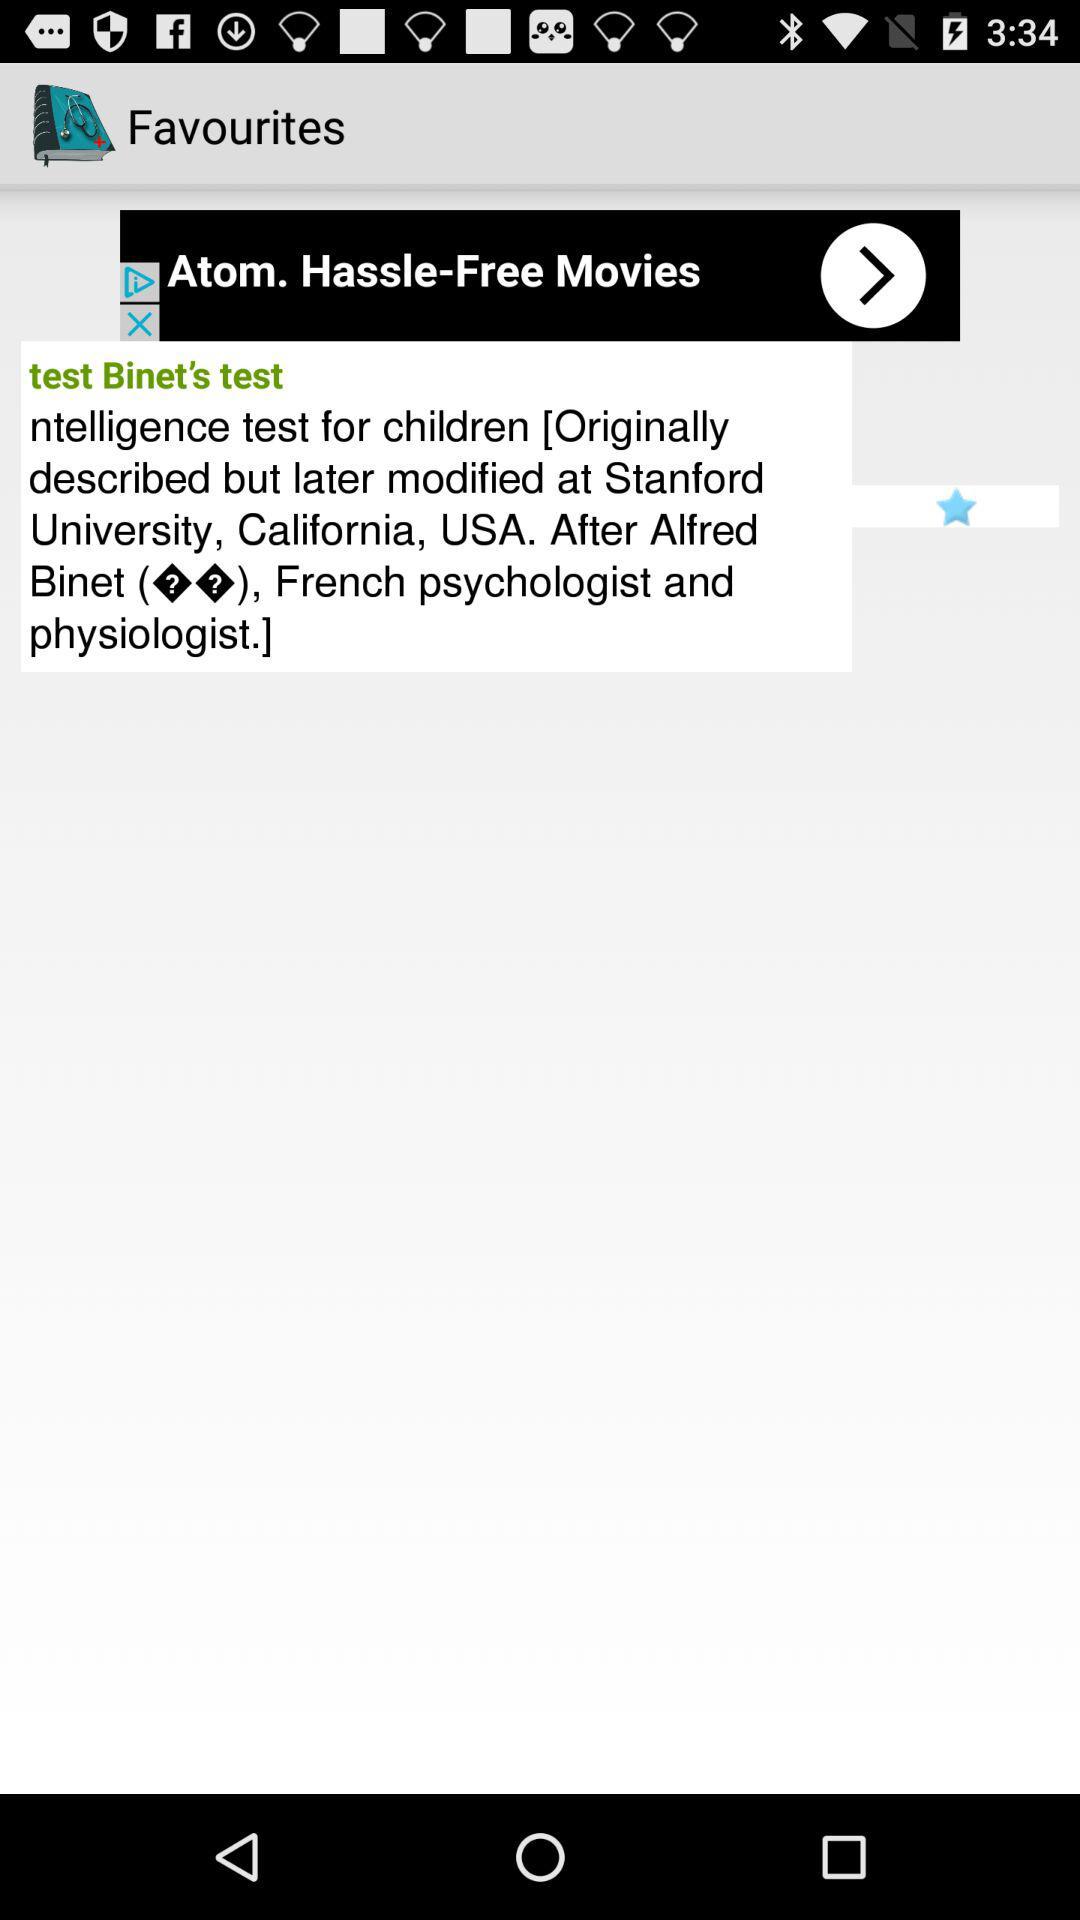 The width and height of the screenshot is (1080, 1920). I want to click on as favorite, so click(954, 506).